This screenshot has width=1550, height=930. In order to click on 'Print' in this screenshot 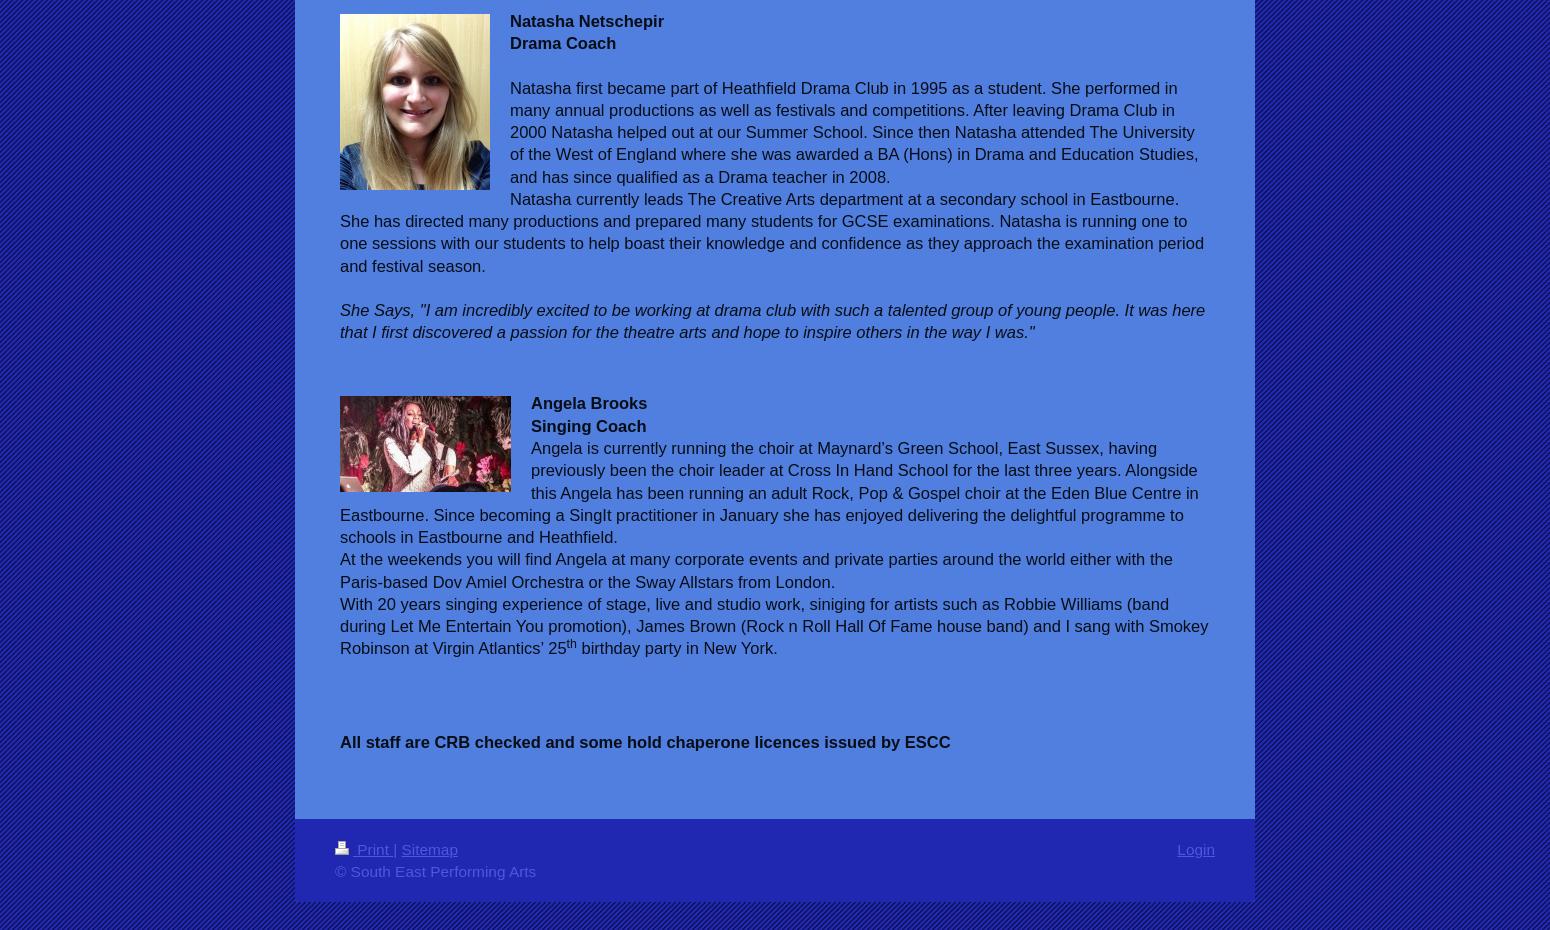, I will do `click(371, 847)`.